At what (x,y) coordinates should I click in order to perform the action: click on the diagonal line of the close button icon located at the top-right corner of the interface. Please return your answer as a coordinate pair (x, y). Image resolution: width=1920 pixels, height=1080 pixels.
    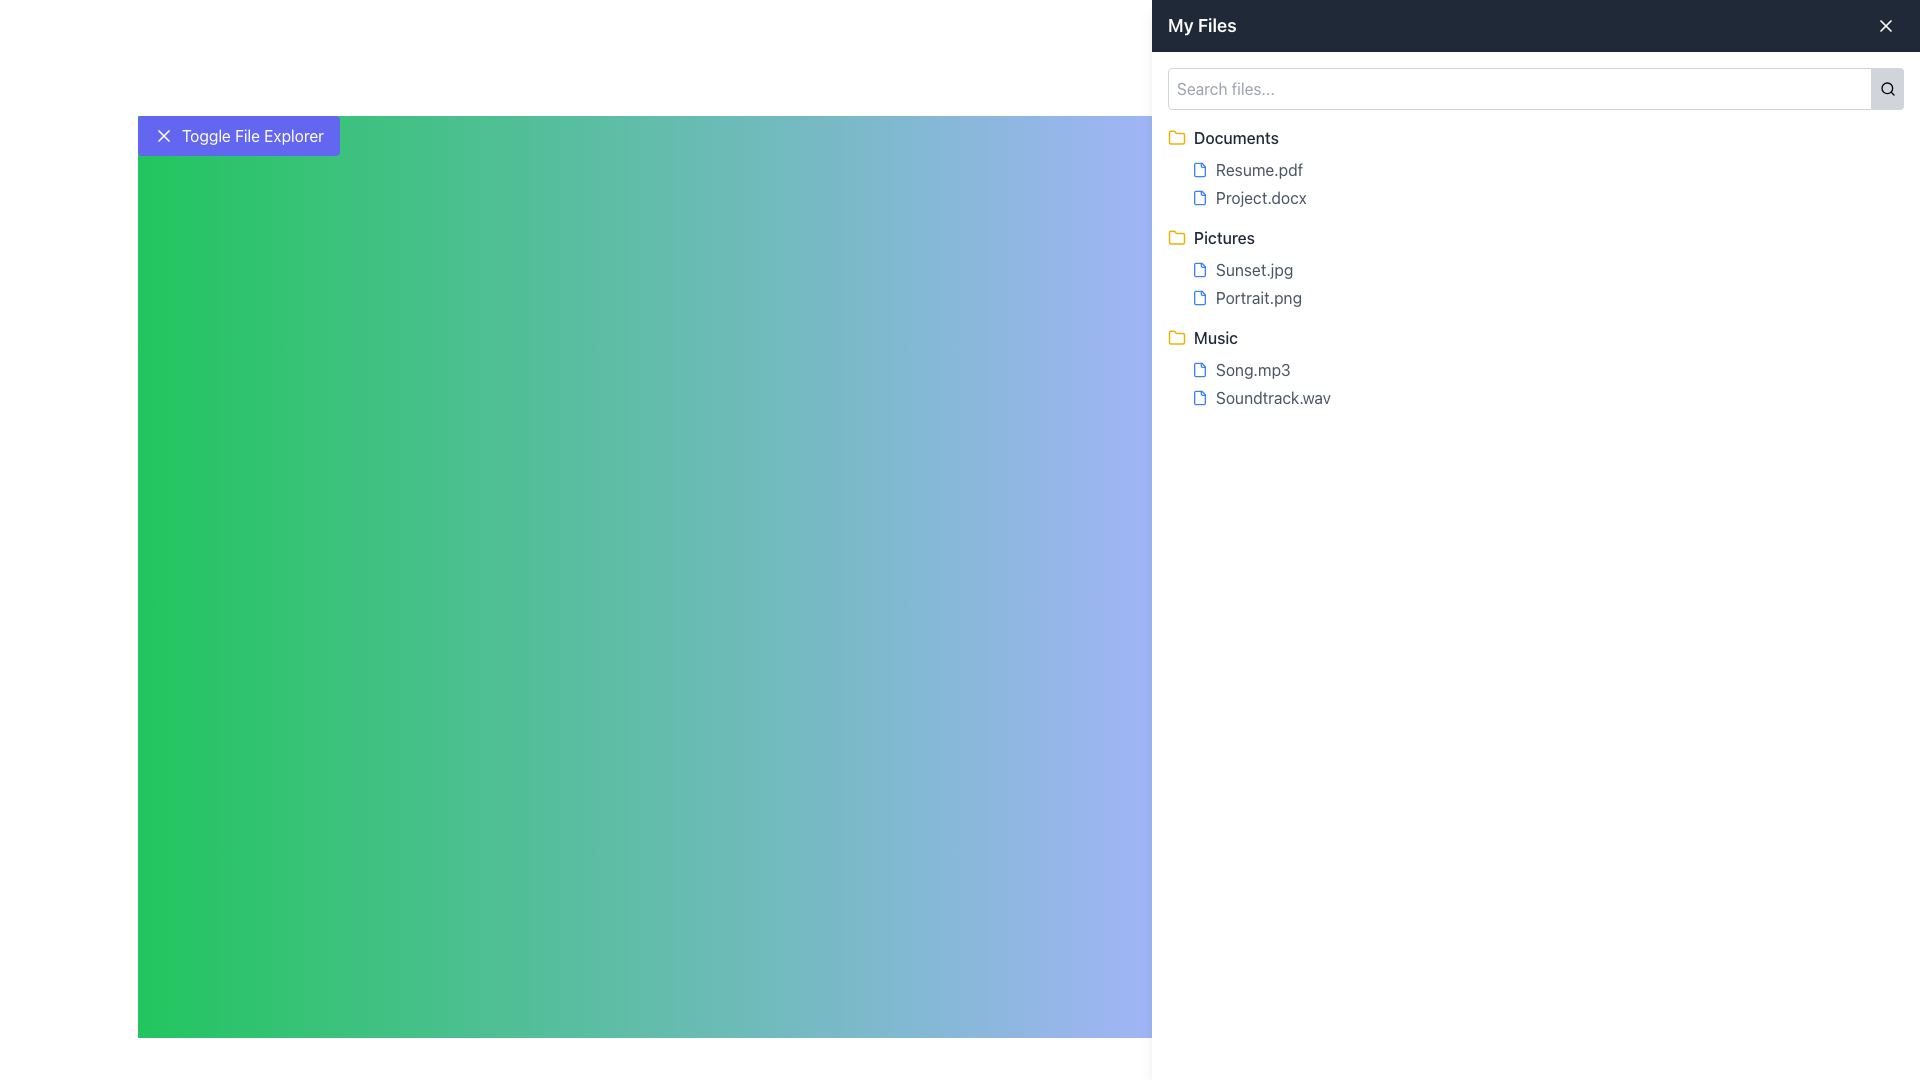
    Looking at the image, I should click on (1885, 26).